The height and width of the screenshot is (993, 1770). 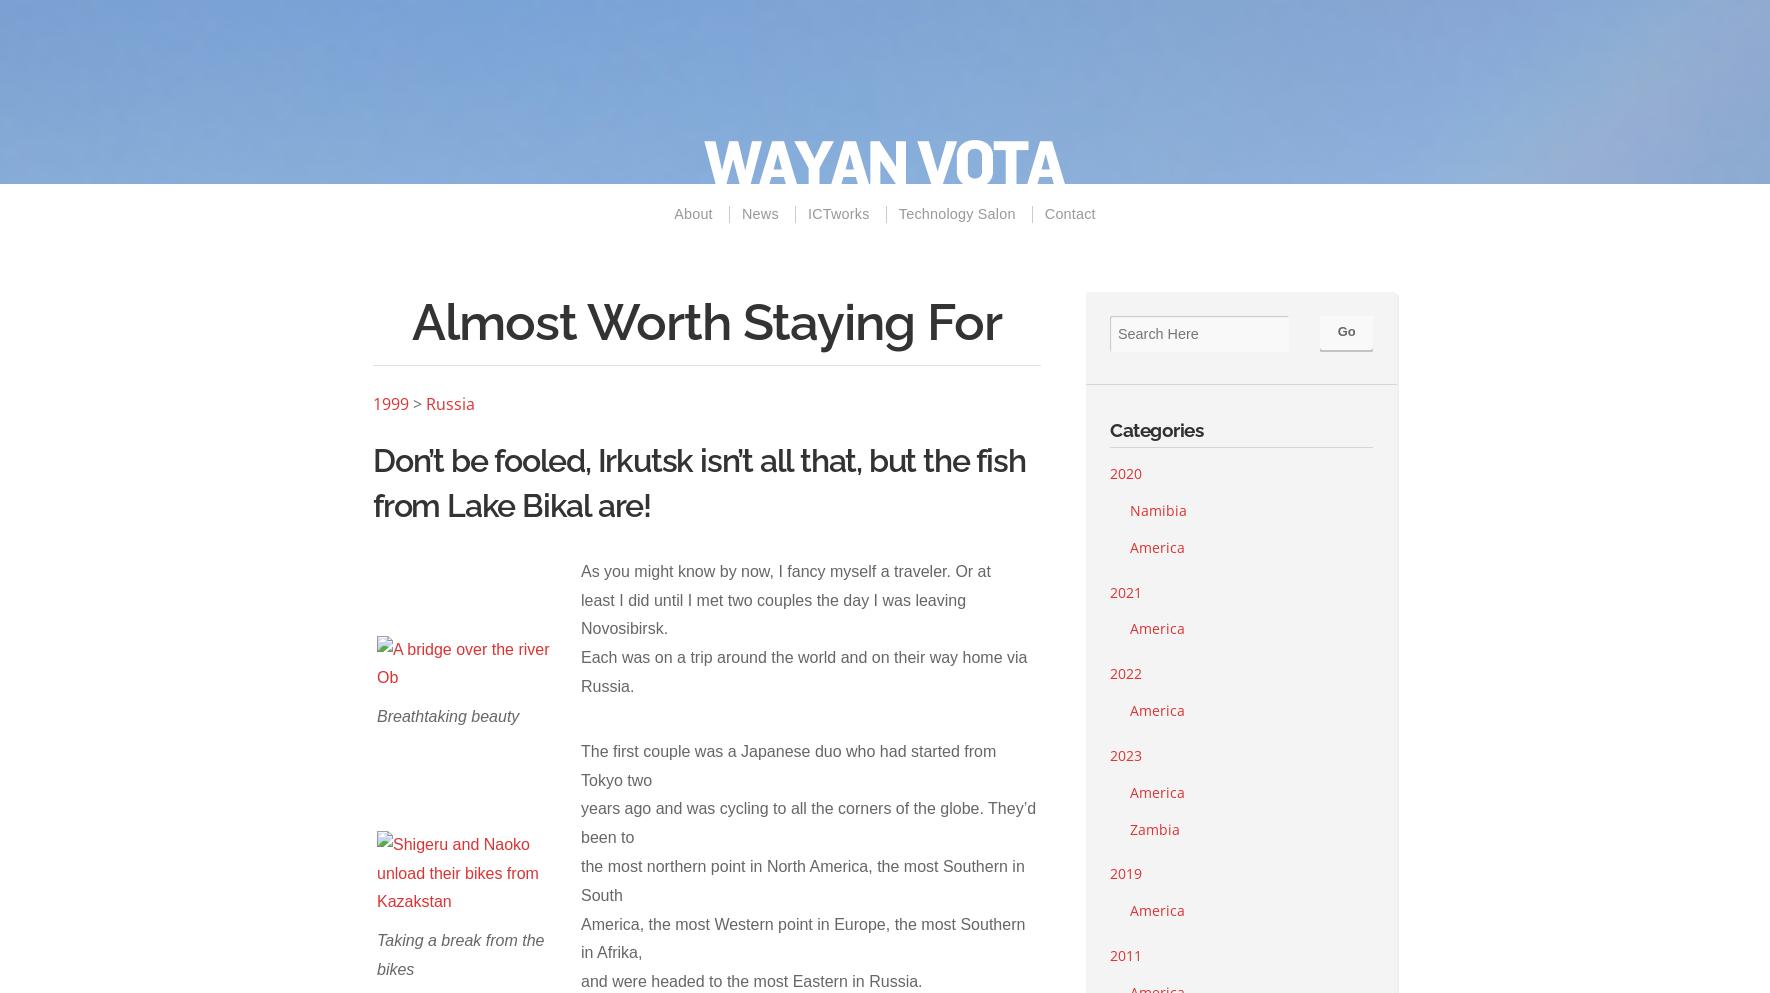 What do you see at coordinates (802, 880) in the screenshot?
I see `'the most northern point in North America, the most Southern in South'` at bounding box center [802, 880].